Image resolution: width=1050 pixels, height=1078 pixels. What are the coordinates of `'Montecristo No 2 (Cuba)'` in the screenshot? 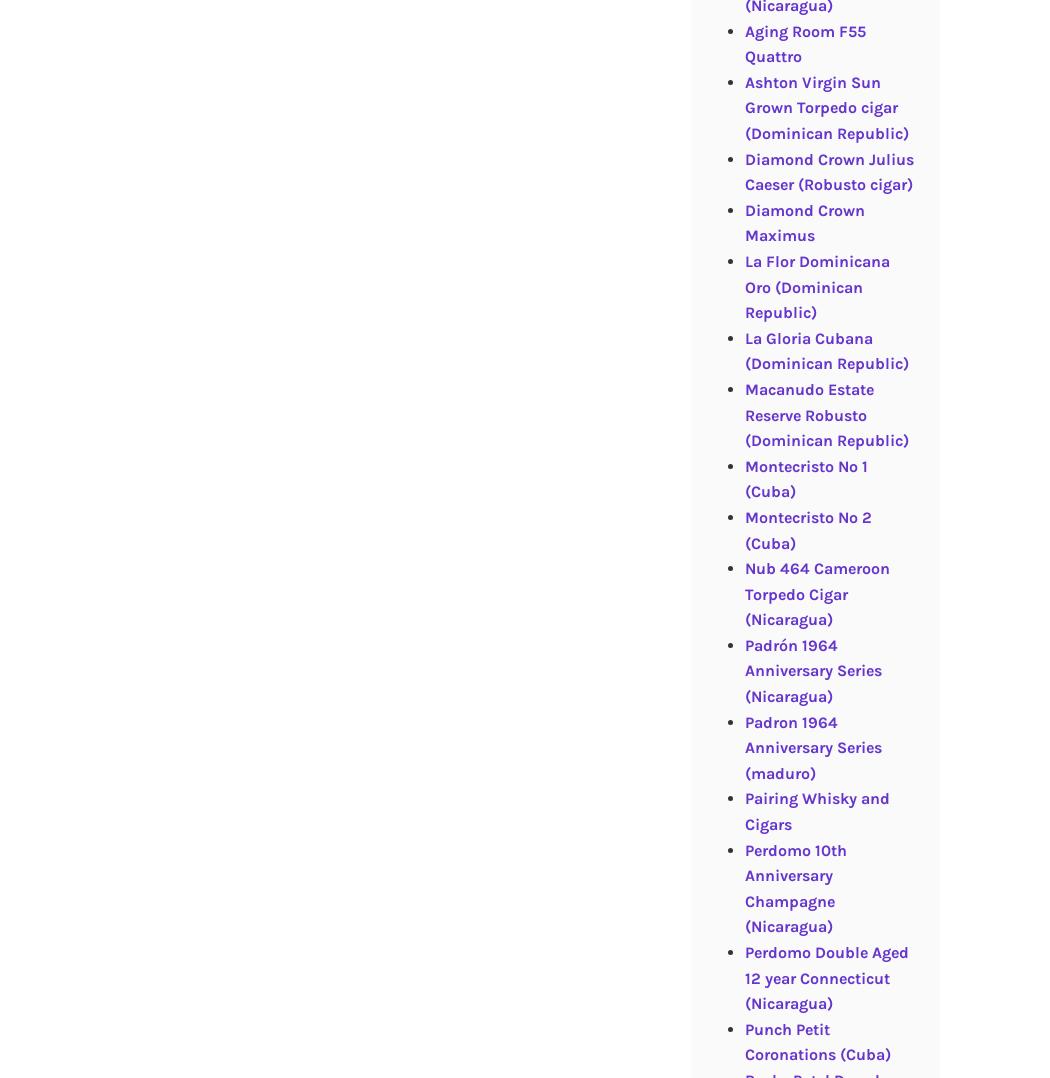 It's located at (743, 529).